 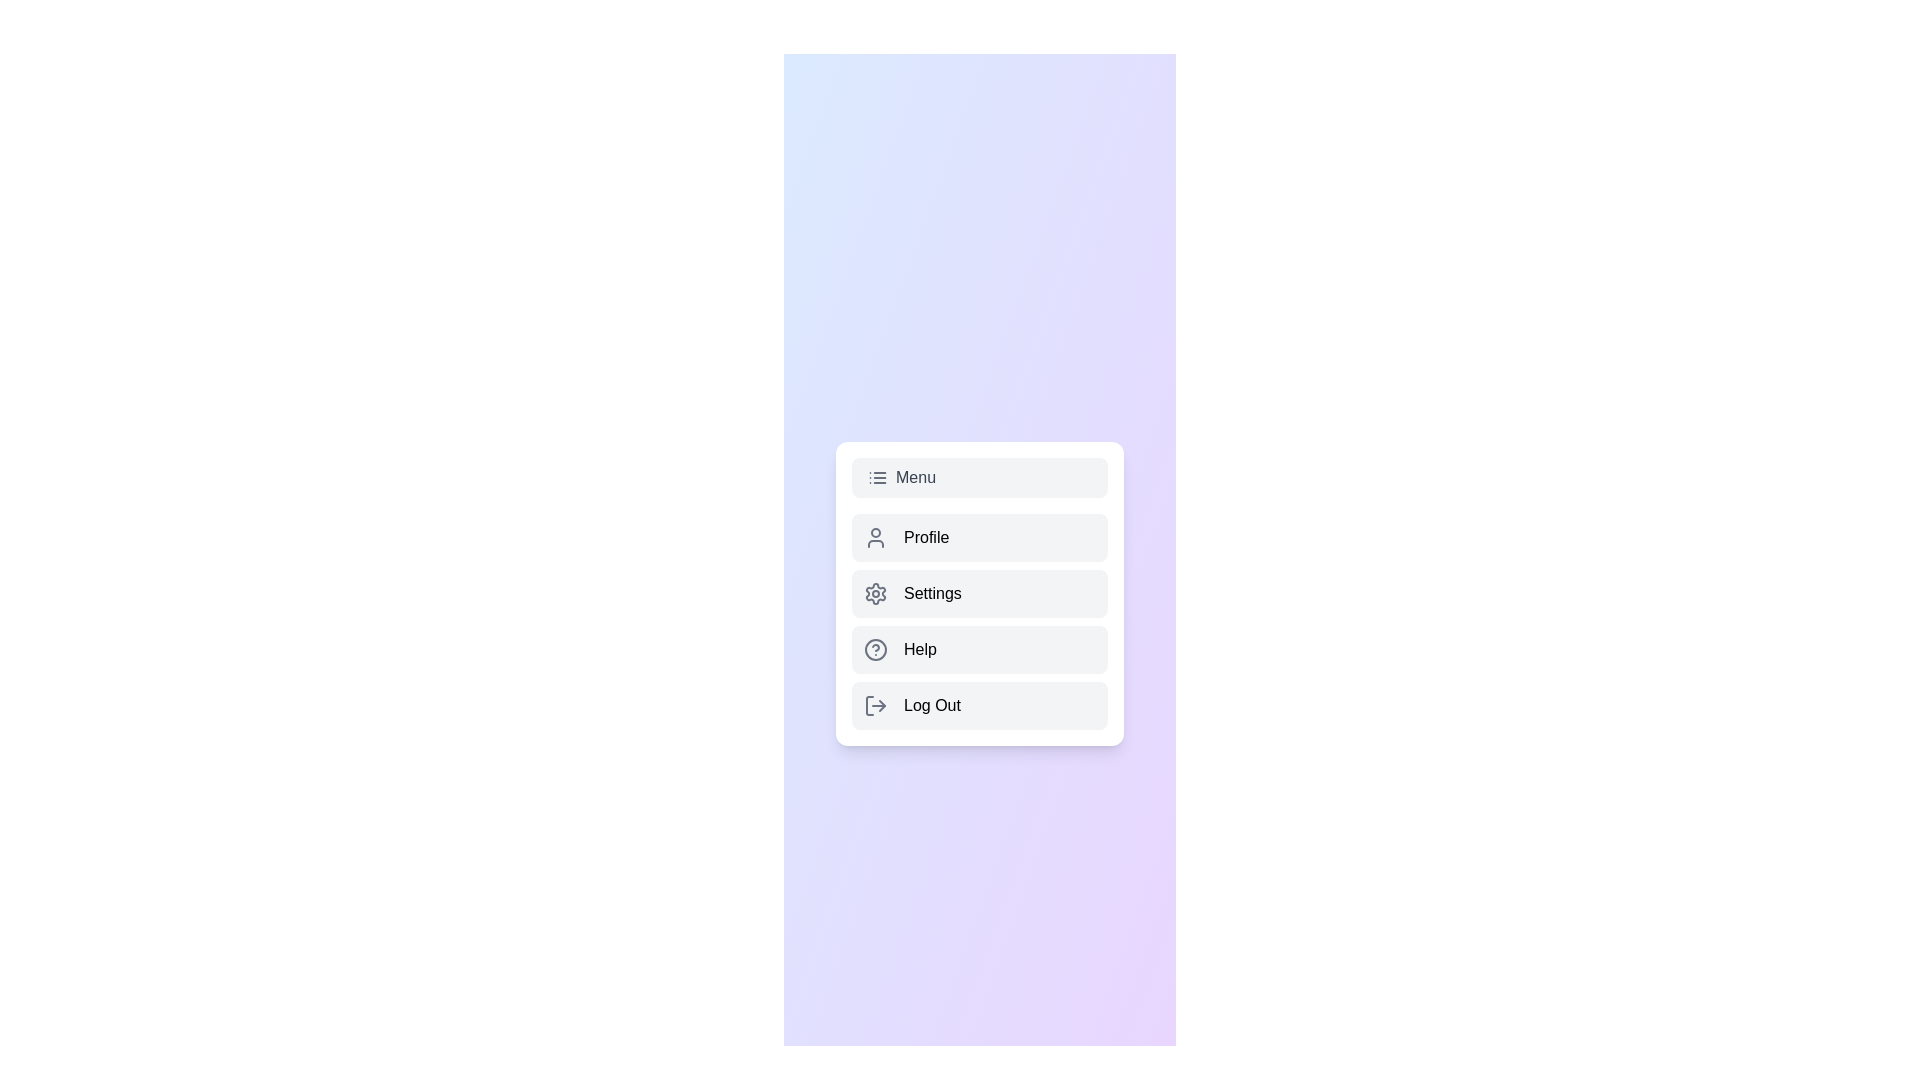 I want to click on the 'Menu' button to toggle the menu visibility, so click(x=979, y=478).